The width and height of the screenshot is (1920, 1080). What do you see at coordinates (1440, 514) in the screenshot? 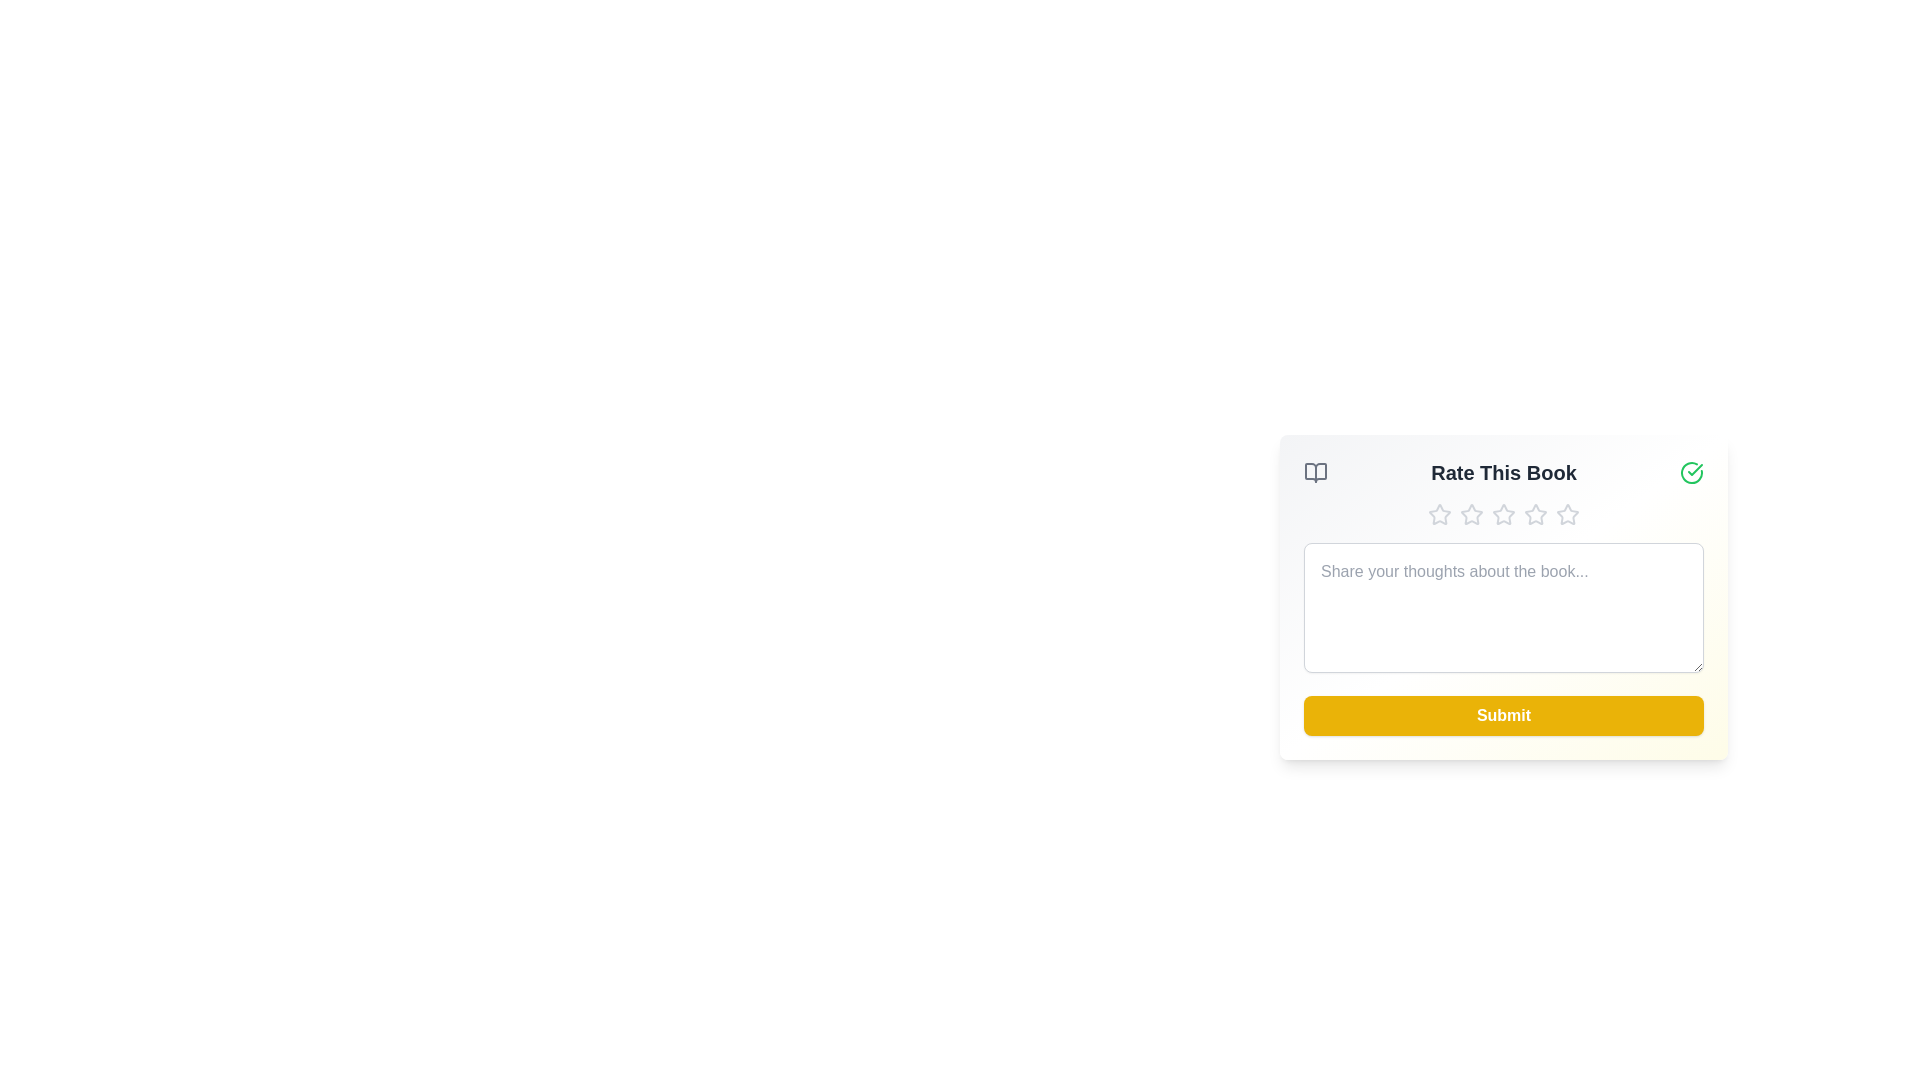
I see `the star corresponding to 1 to set the rating` at bounding box center [1440, 514].